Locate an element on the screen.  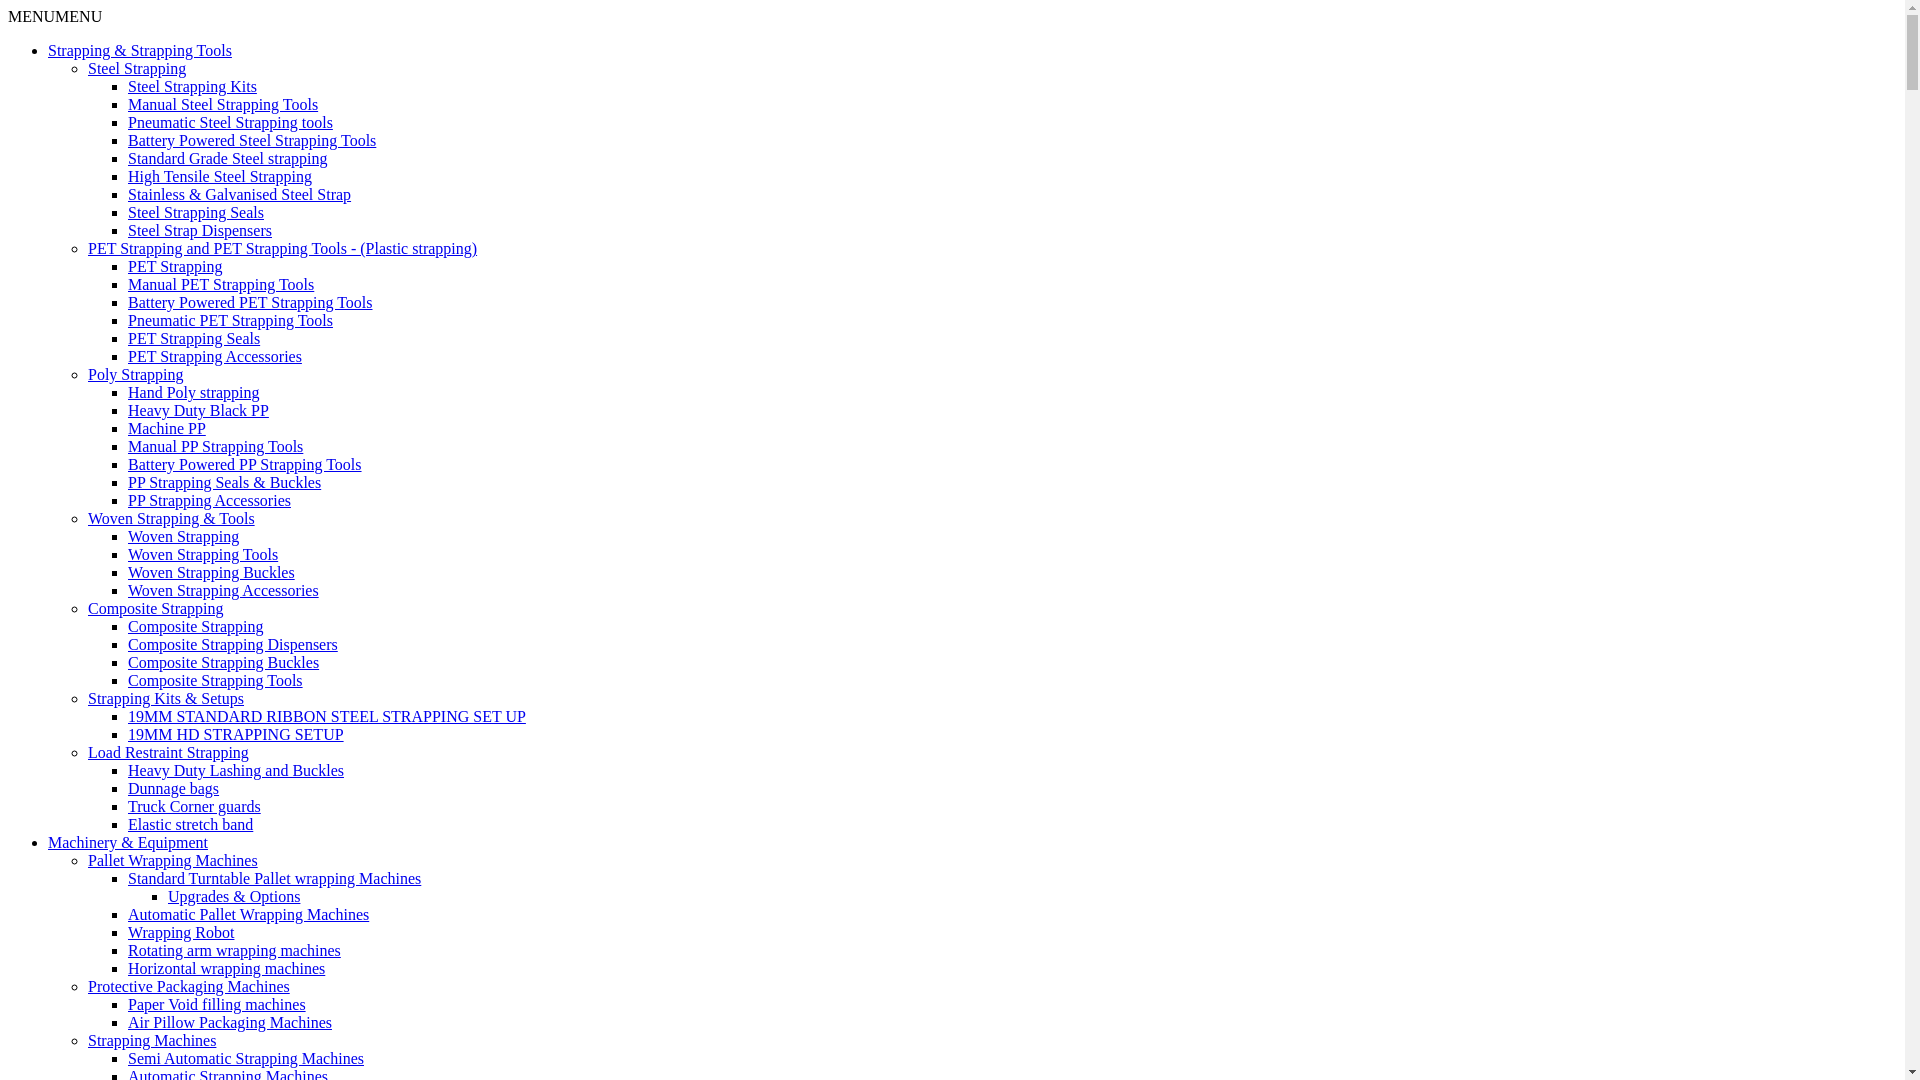
'Woven Strapping Tools' is located at coordinates (202, 554).